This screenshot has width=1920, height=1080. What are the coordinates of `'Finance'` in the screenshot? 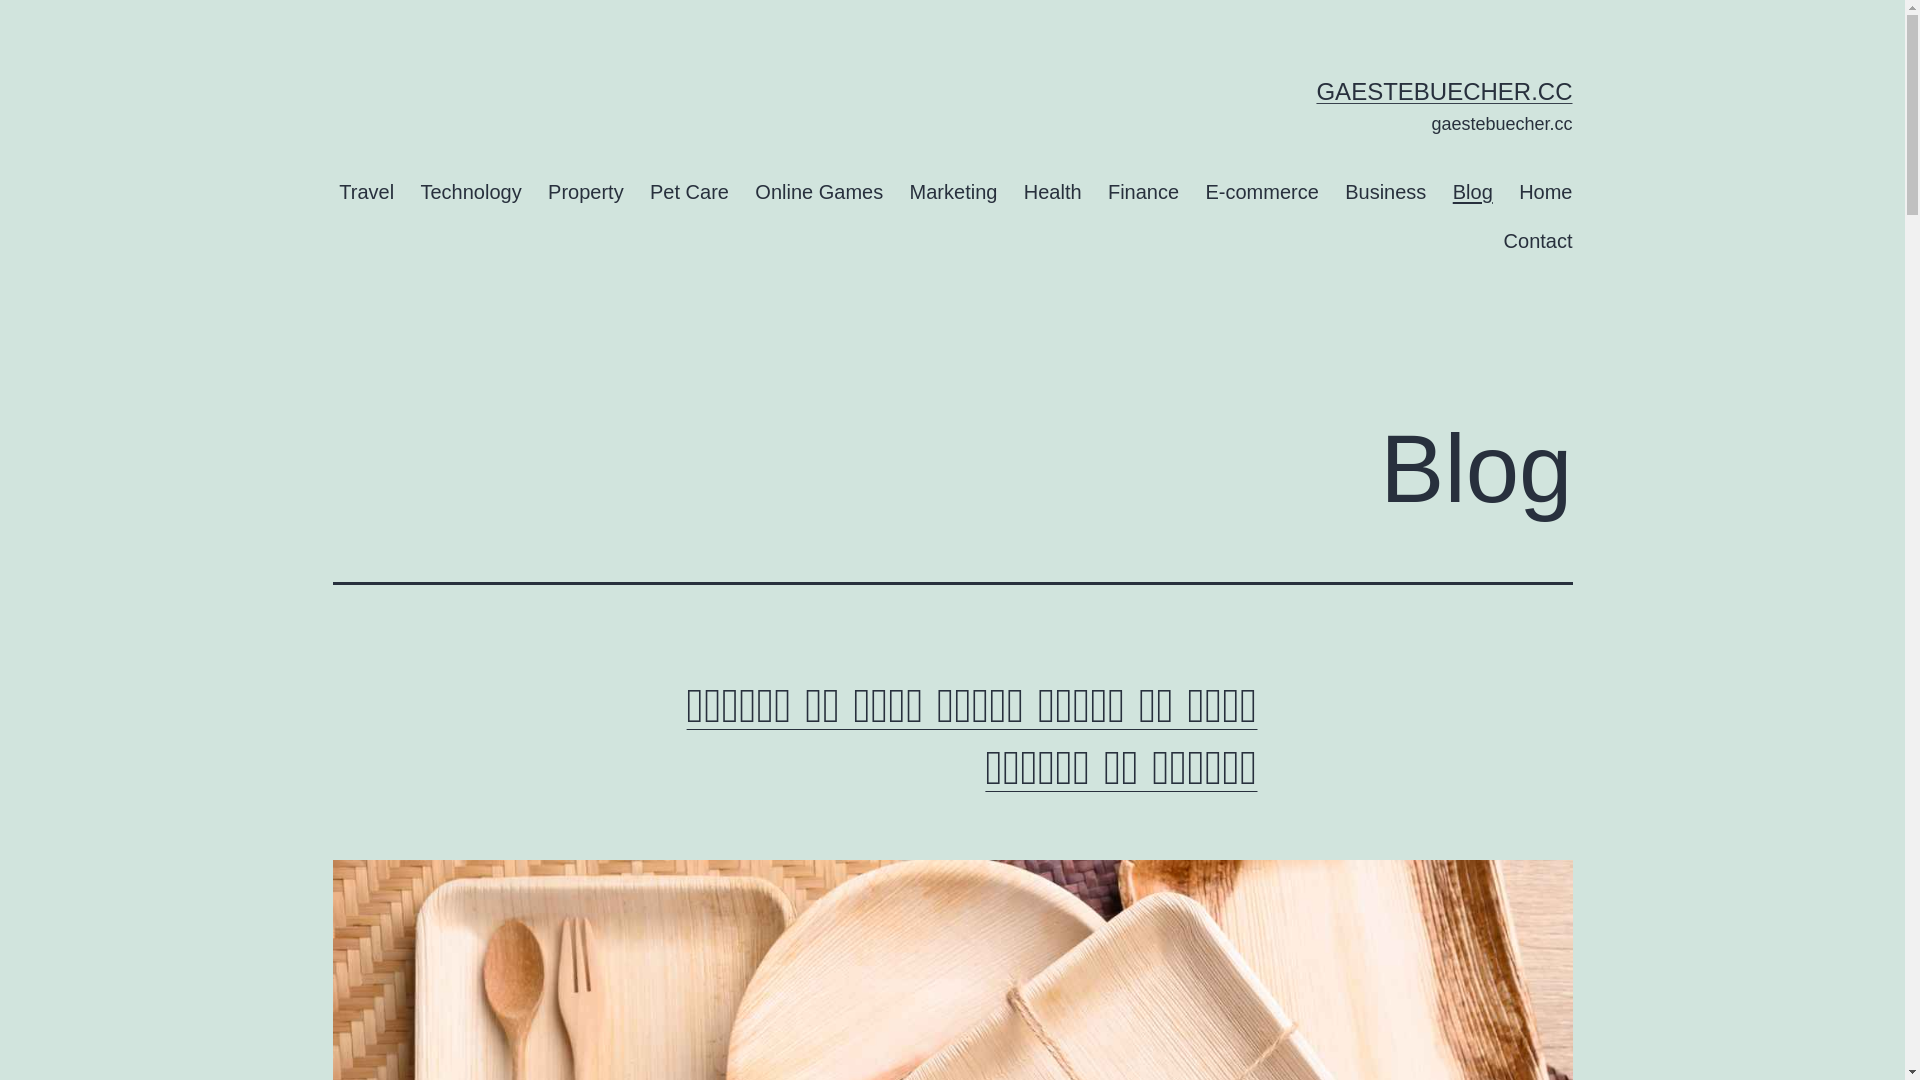 It's located at (1143, 191).